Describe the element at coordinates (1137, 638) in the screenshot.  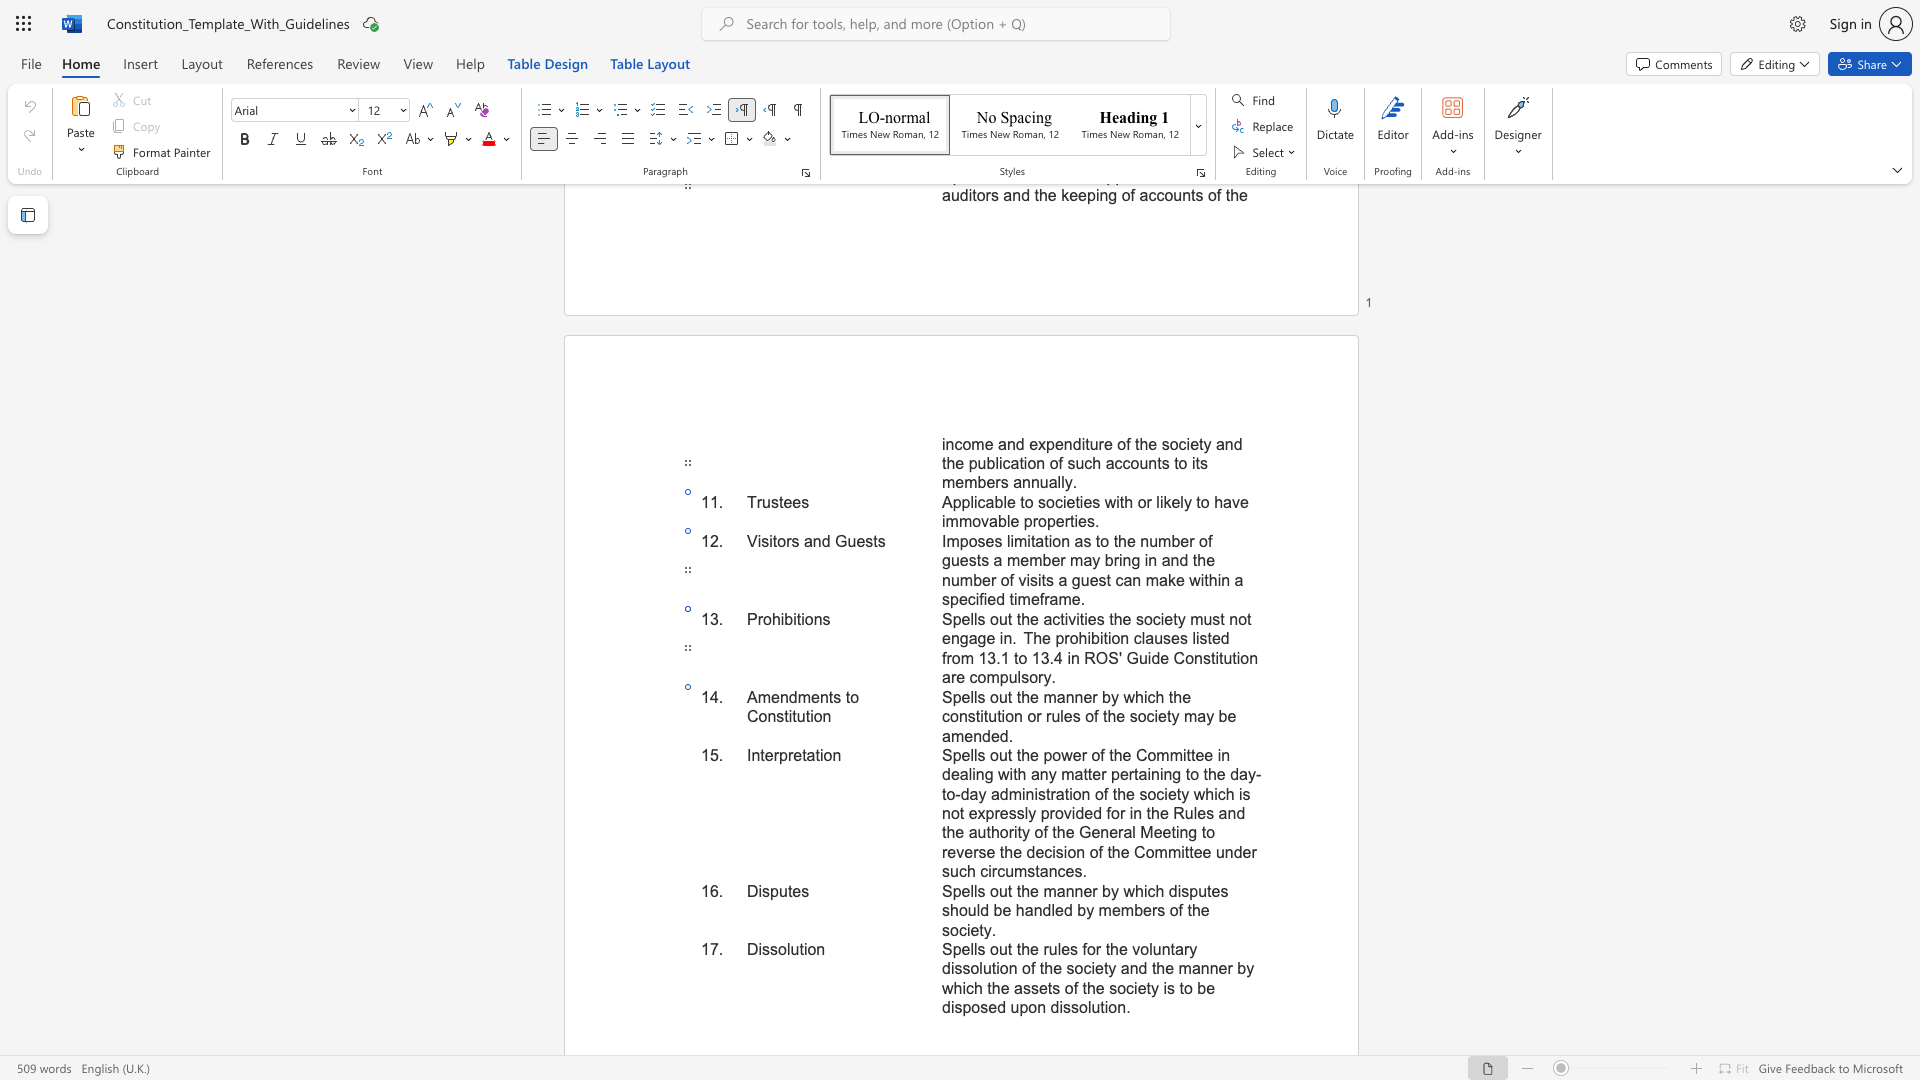
I see `the 3th character "c" in the text` at that location.